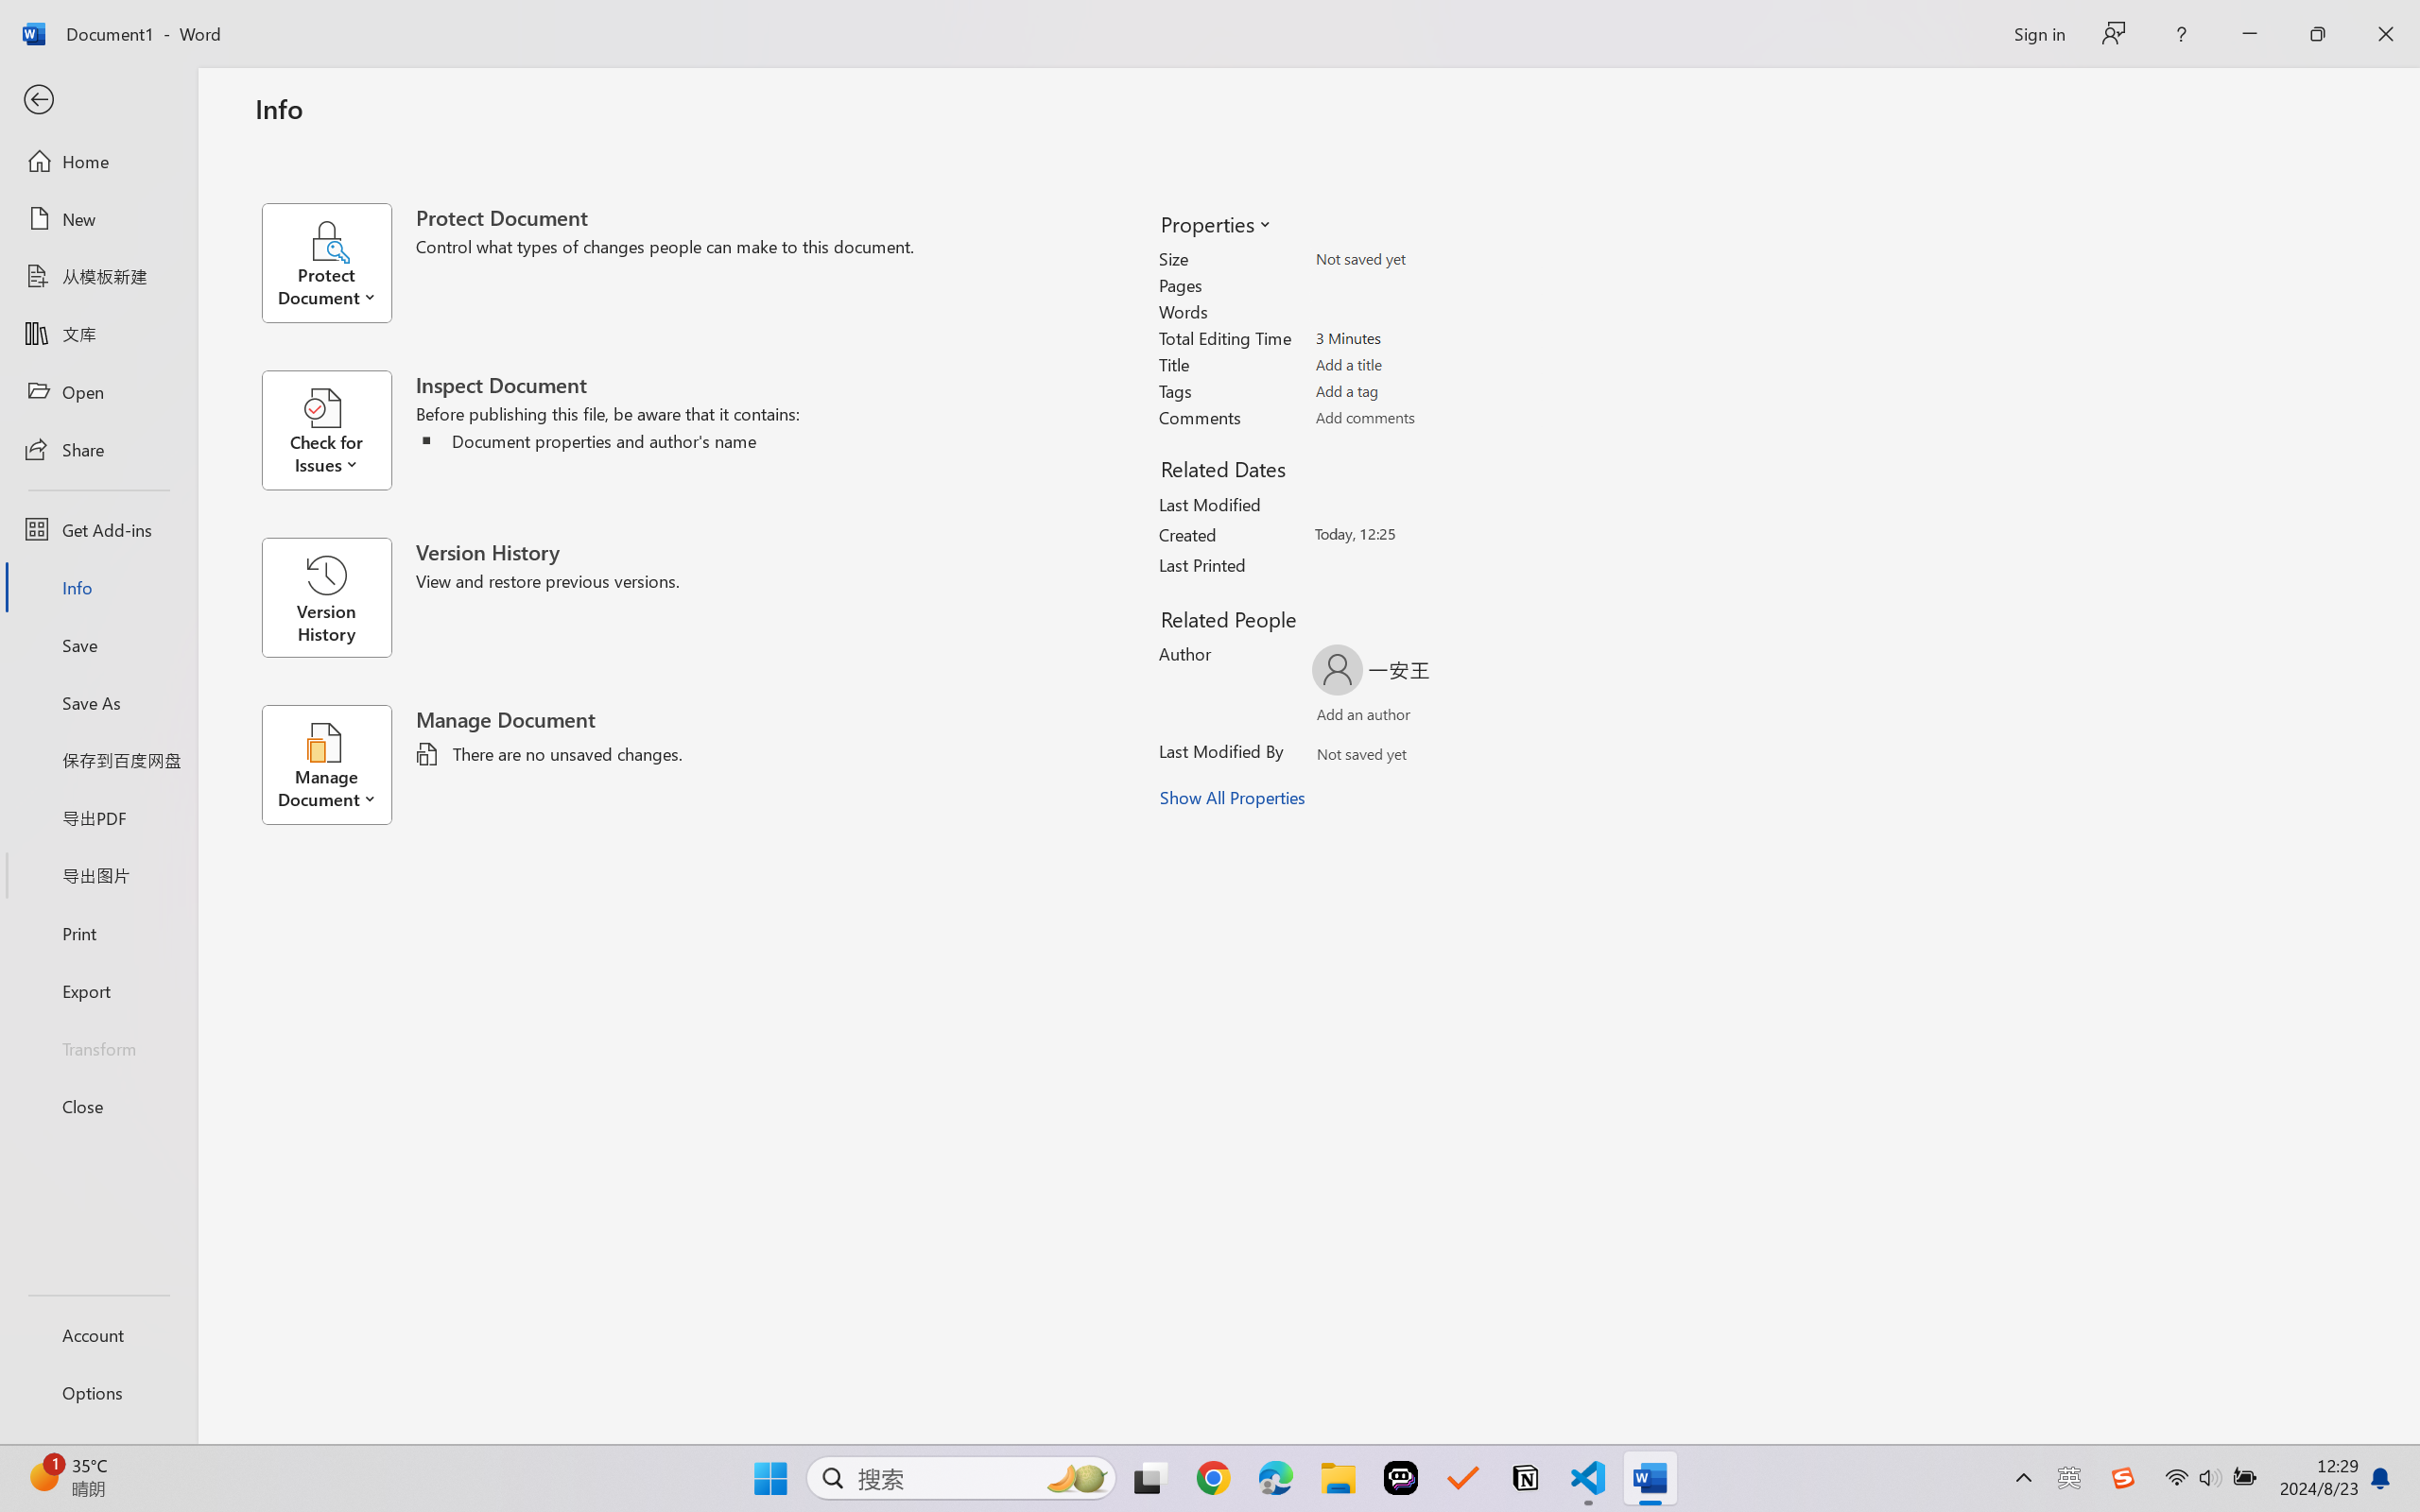 The width and height of the screenshot is (2420, 1512). Describe the element at coordinates (337, 262) in the screenshot. I see `'Protect Document'` at that location.